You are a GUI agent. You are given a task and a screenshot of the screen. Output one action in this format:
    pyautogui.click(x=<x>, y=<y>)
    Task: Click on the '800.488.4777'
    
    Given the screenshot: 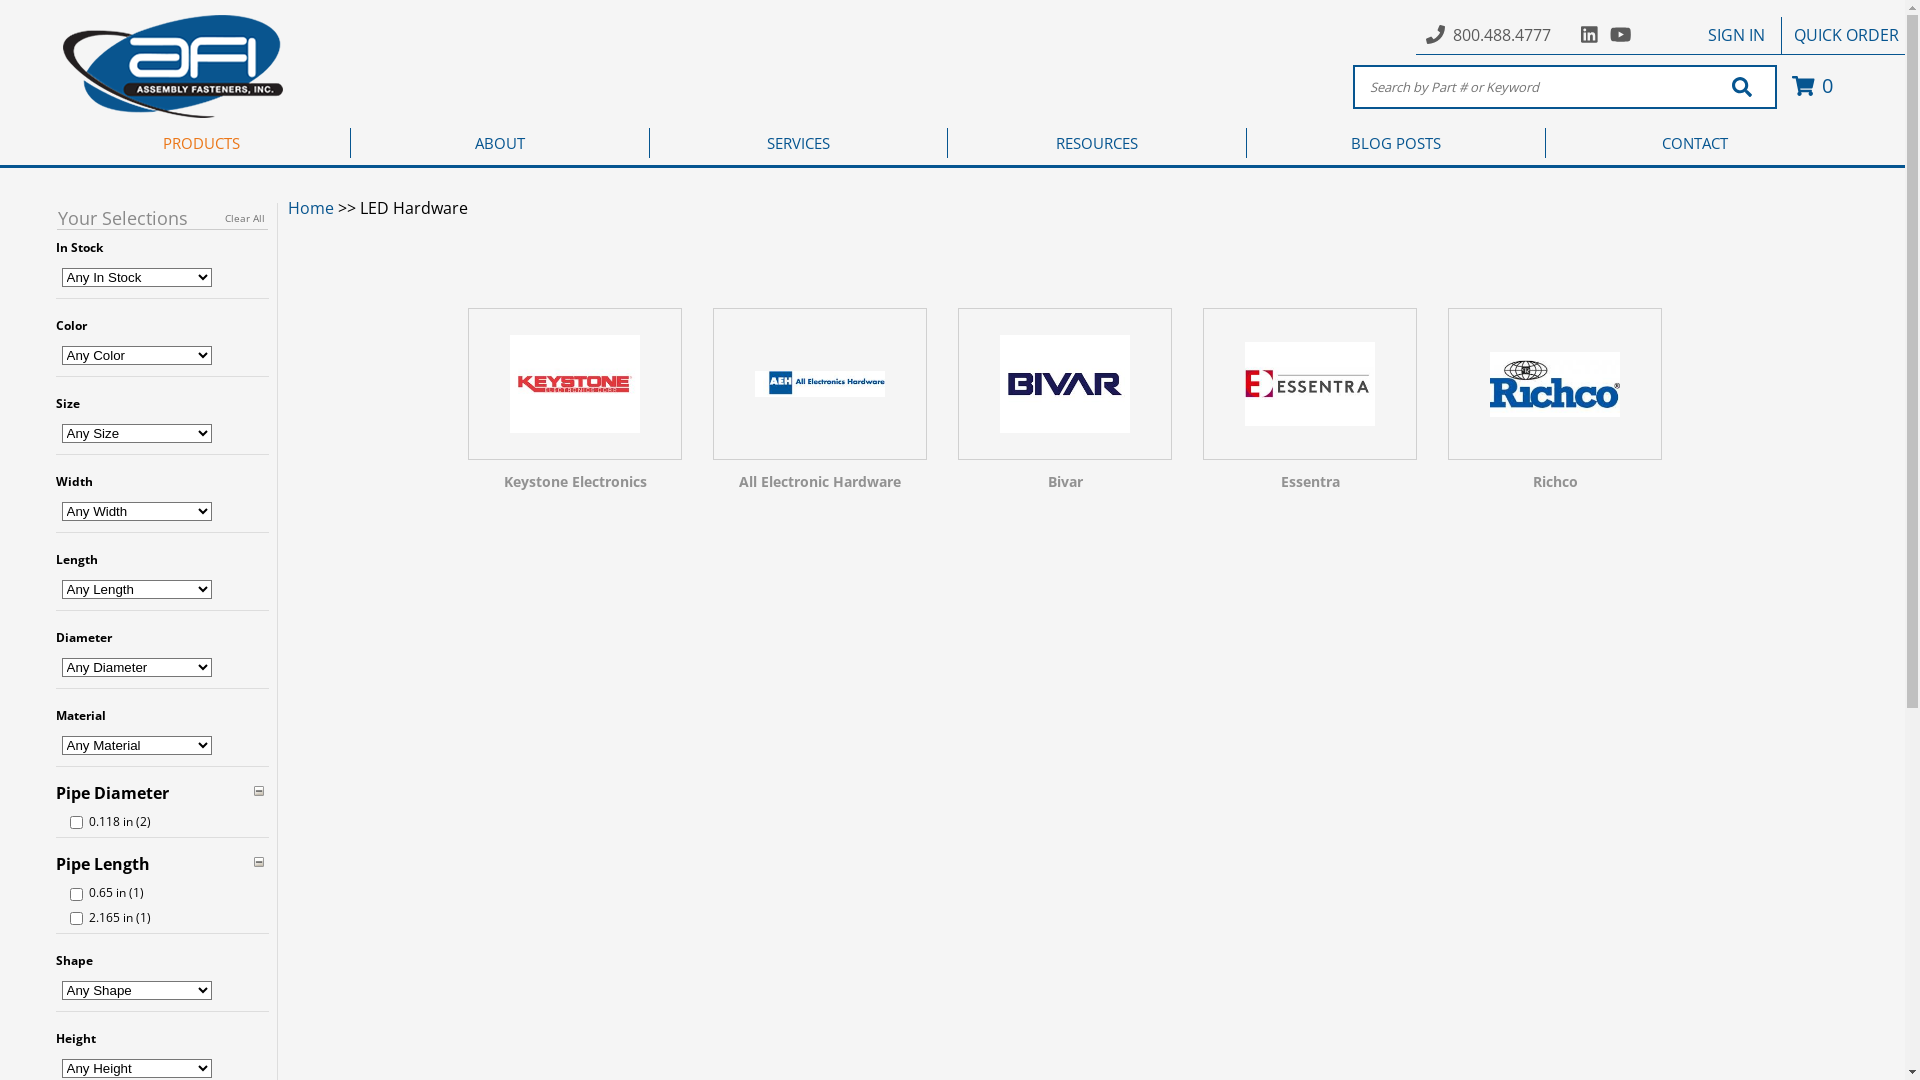 What is the action you would take?
    pyautogui.click(x=1502, y=34)
    